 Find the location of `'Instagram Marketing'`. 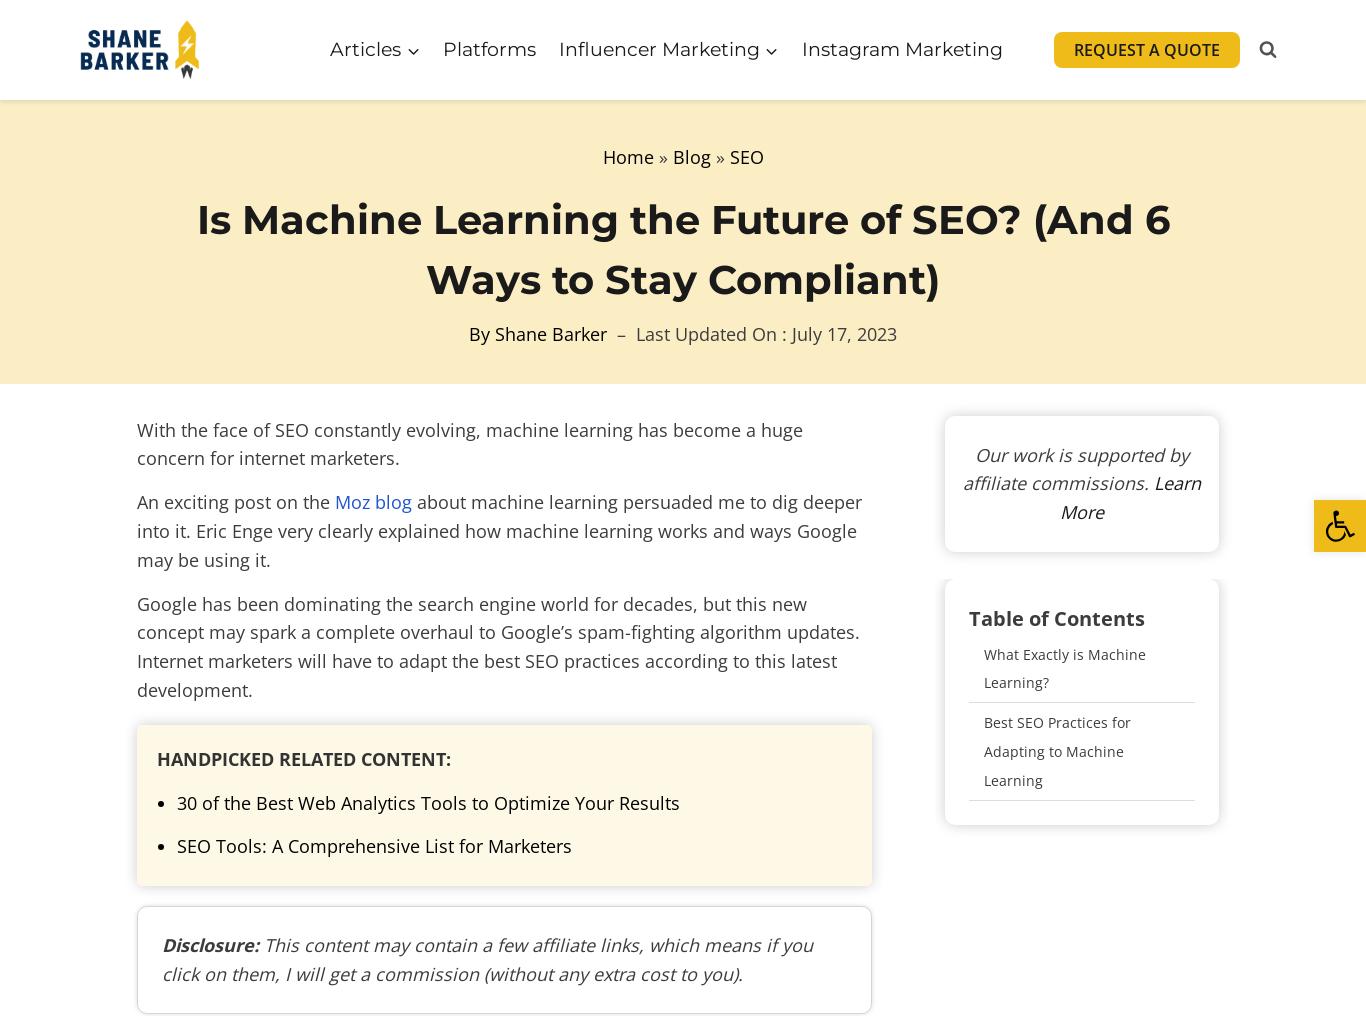

'Instagram Marketing' is located at coordinates (900, 47).